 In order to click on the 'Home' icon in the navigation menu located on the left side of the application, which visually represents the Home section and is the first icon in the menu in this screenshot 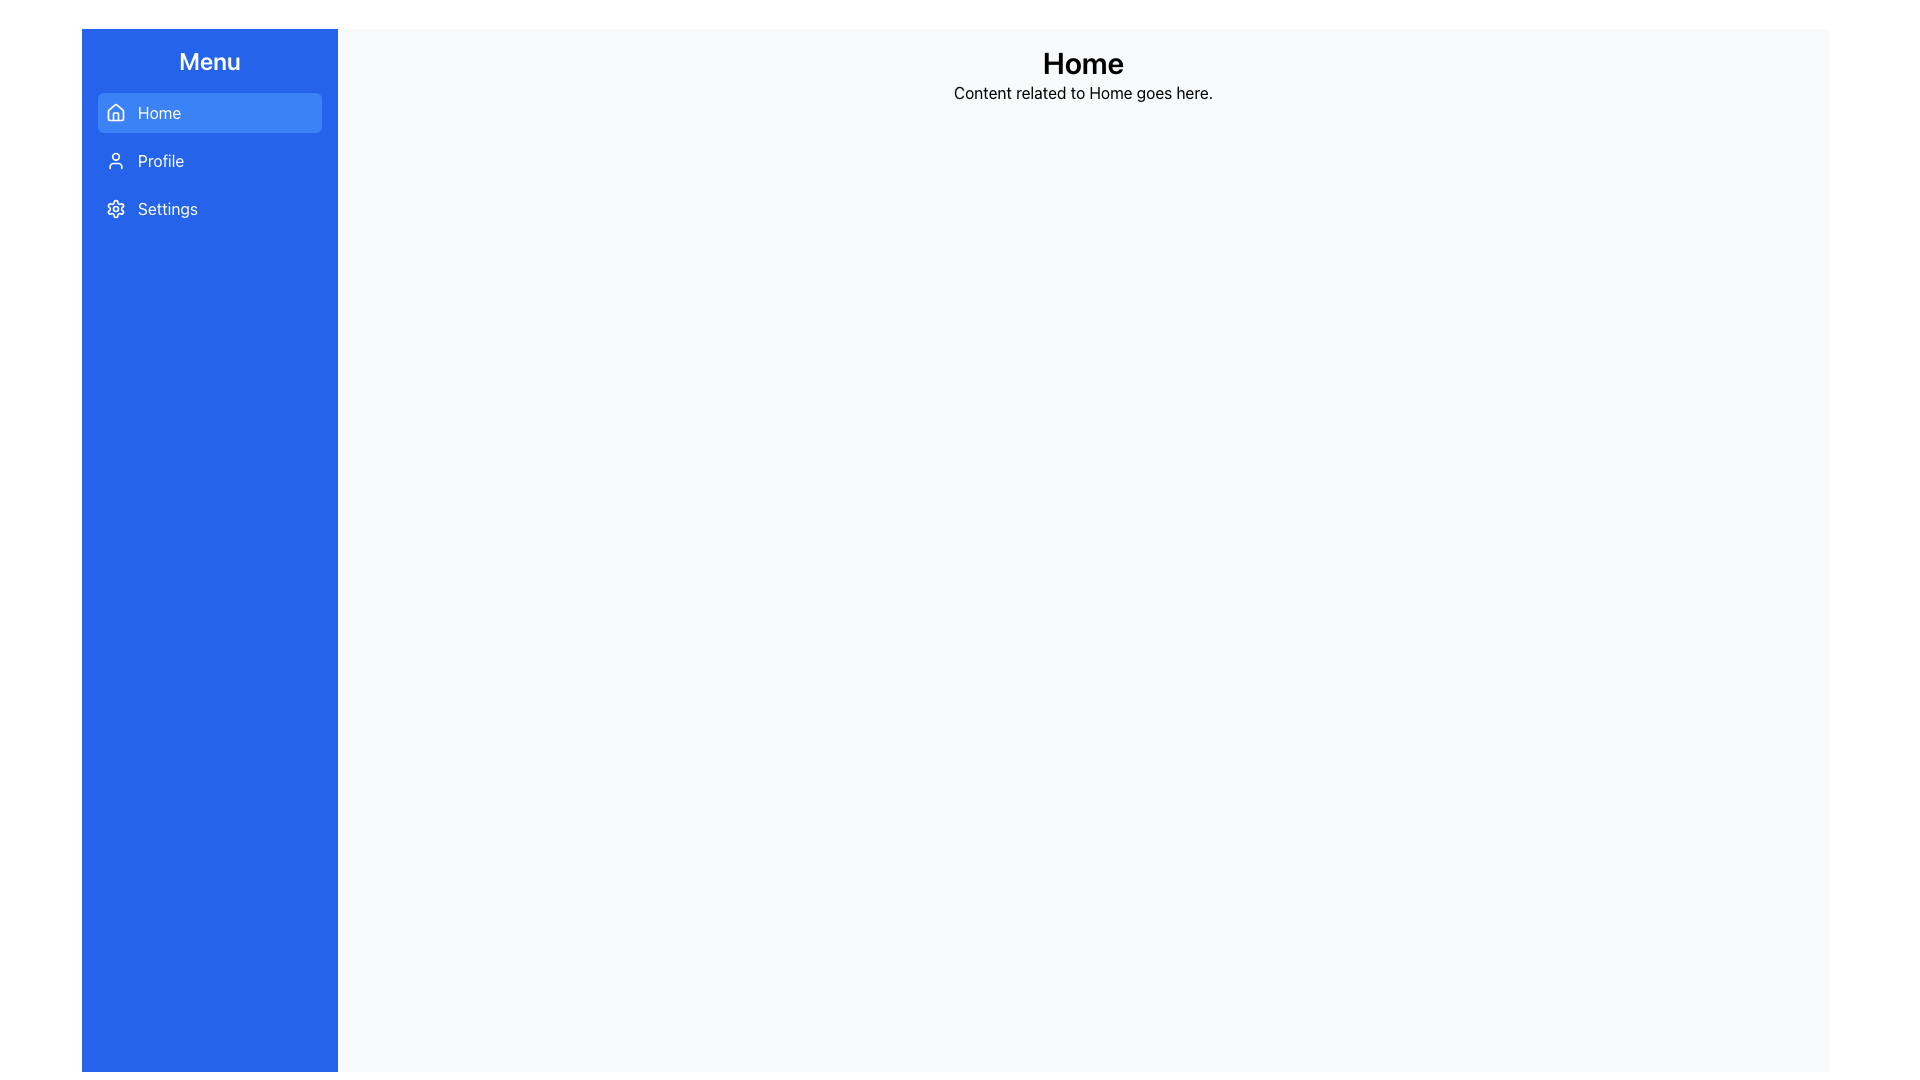, I will do `click(114, 111)`.